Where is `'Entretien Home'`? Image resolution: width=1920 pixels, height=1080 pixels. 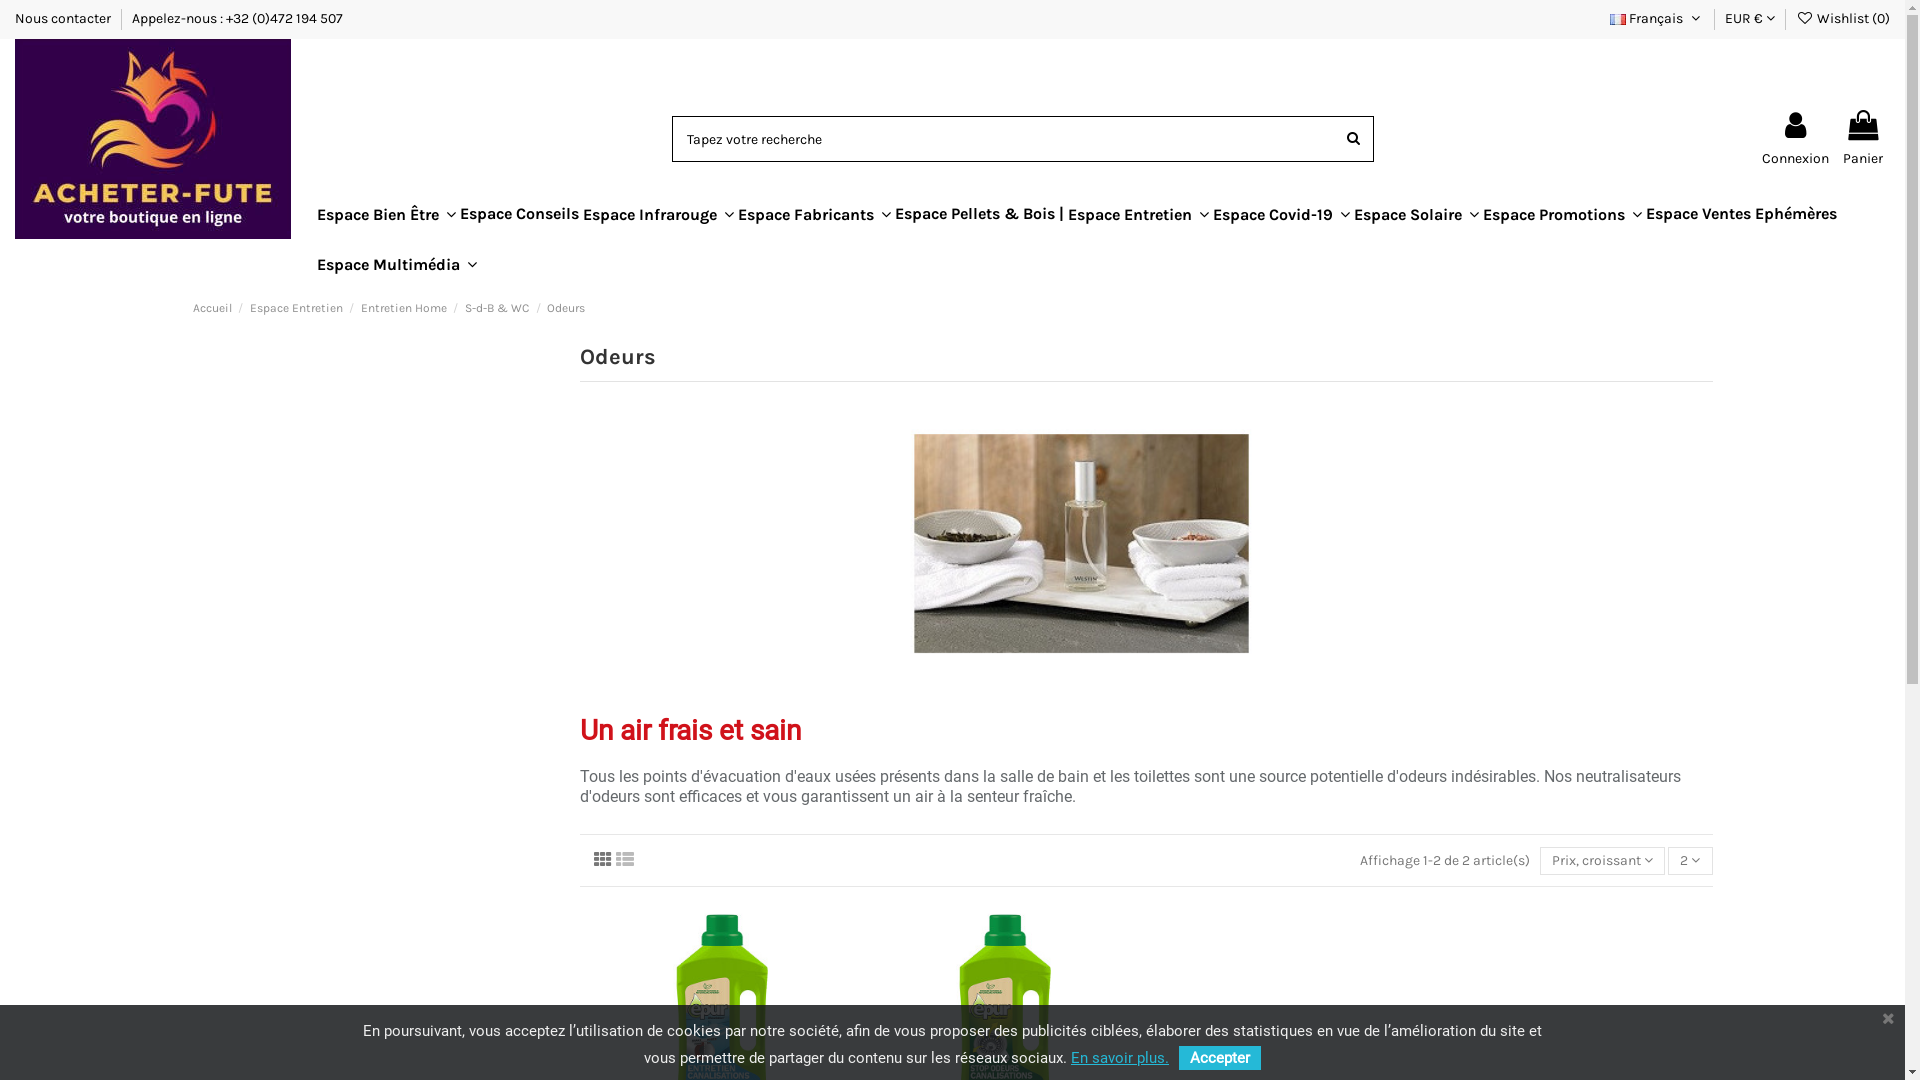
'Entretien Home' is located at coordinates (360, 308).